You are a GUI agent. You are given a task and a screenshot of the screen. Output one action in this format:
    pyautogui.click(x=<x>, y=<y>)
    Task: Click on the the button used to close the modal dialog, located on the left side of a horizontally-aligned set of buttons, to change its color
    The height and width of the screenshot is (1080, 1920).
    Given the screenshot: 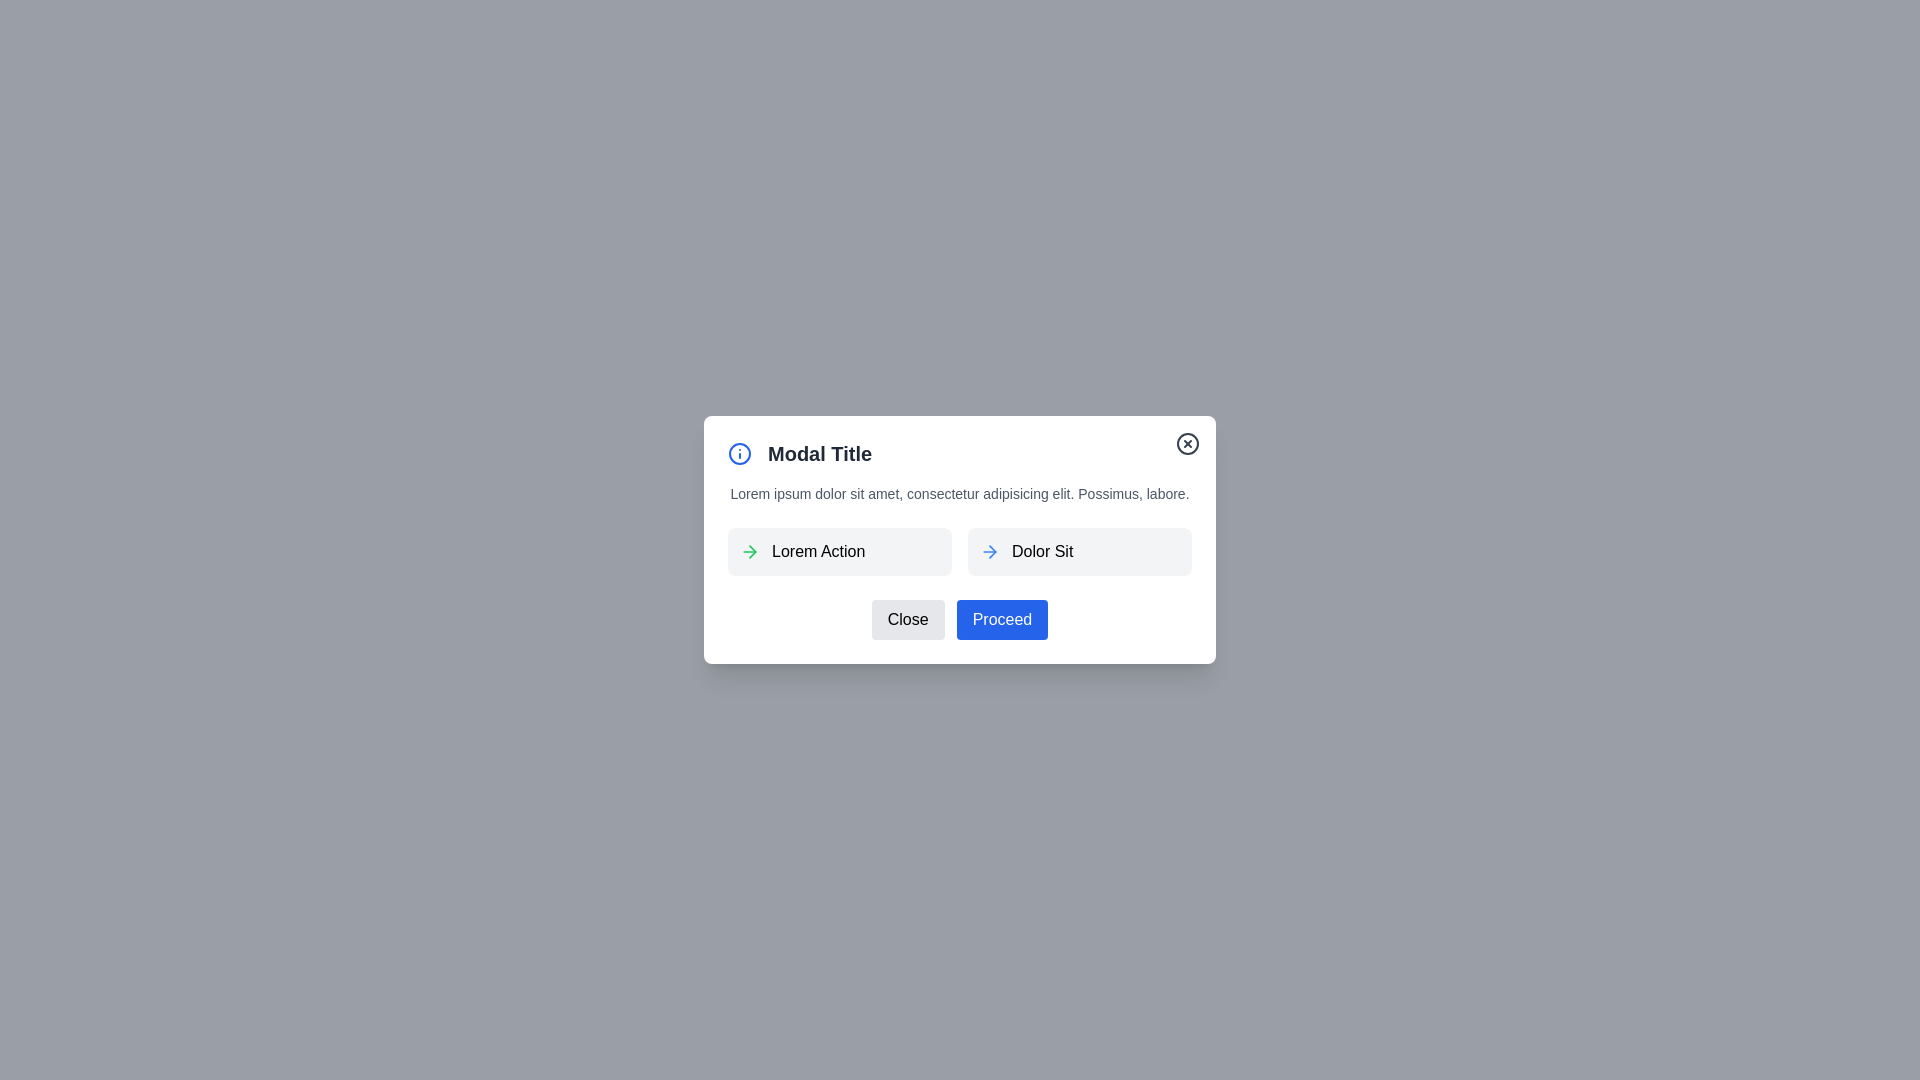 What is the action you would take?
    pyautogui.click(x=907, y=619)
    